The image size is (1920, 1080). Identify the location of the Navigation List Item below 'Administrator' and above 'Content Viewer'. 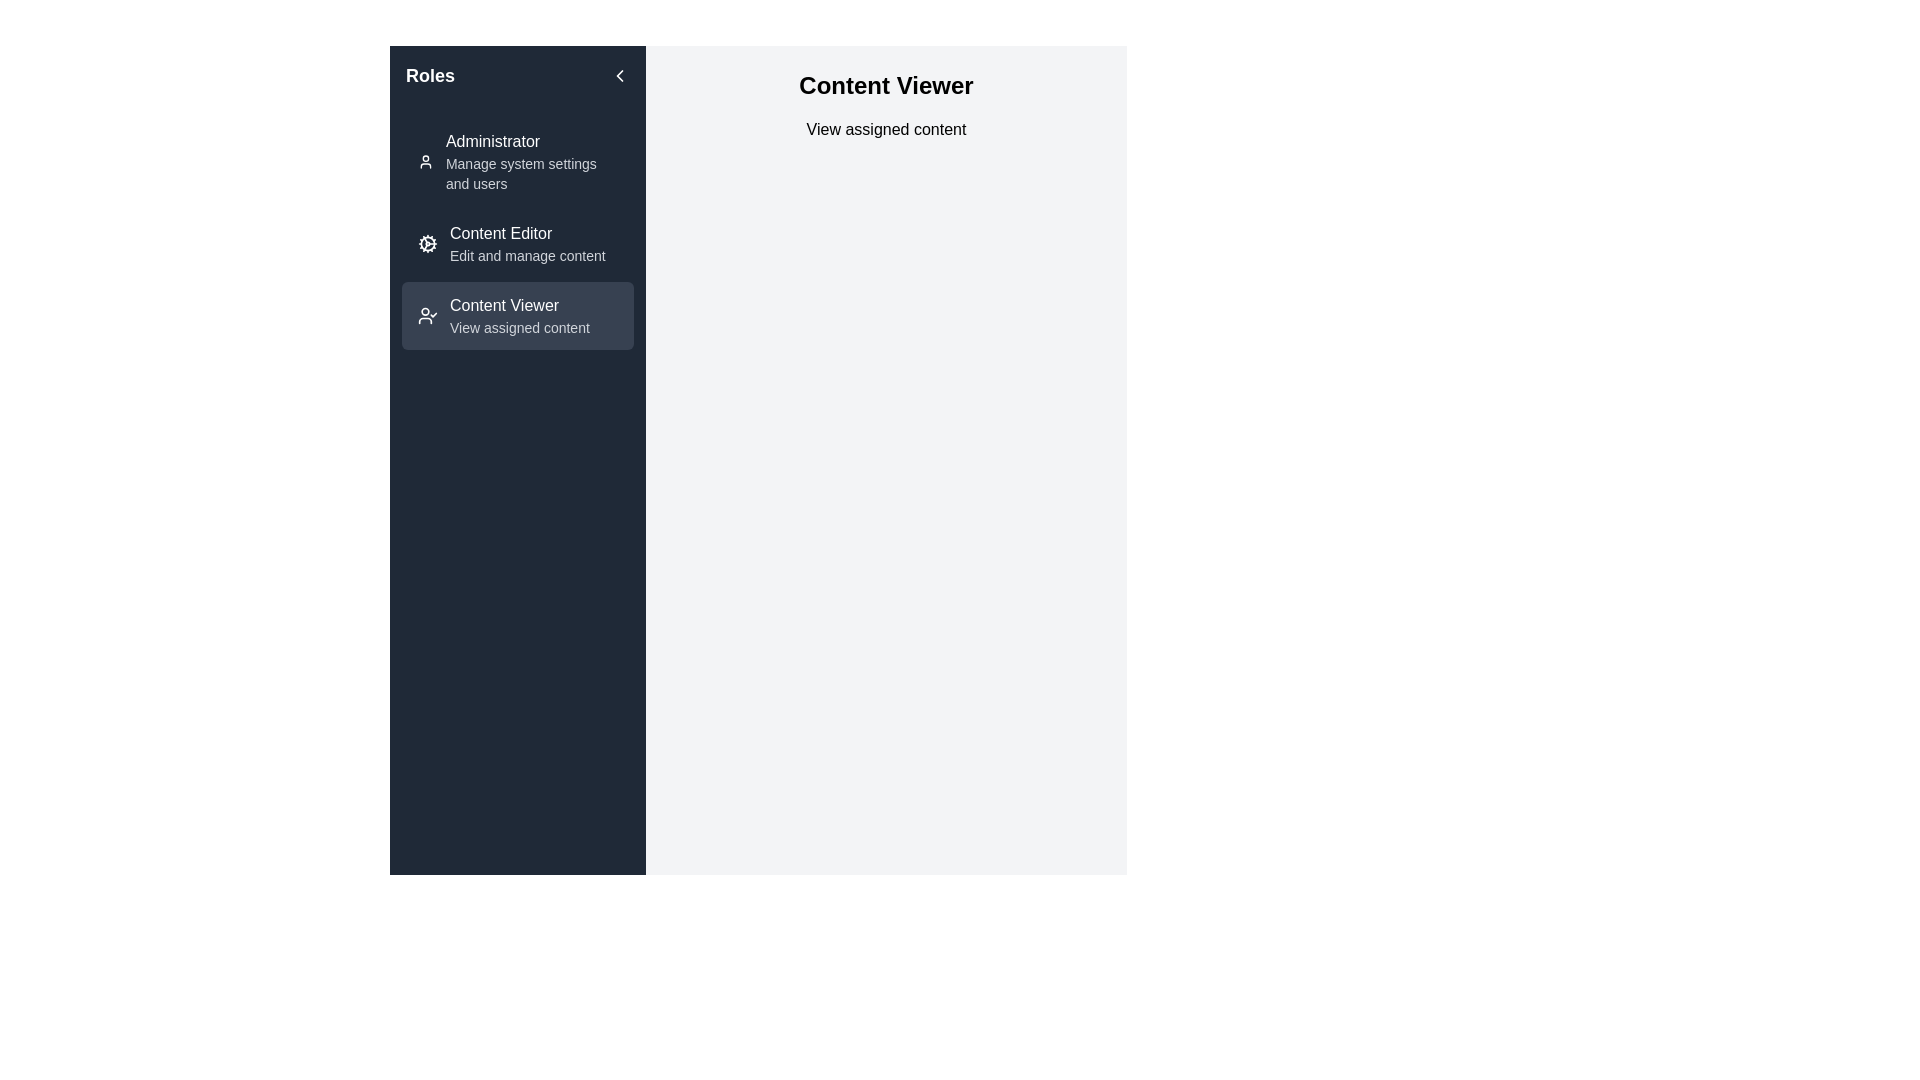
(527, 242).